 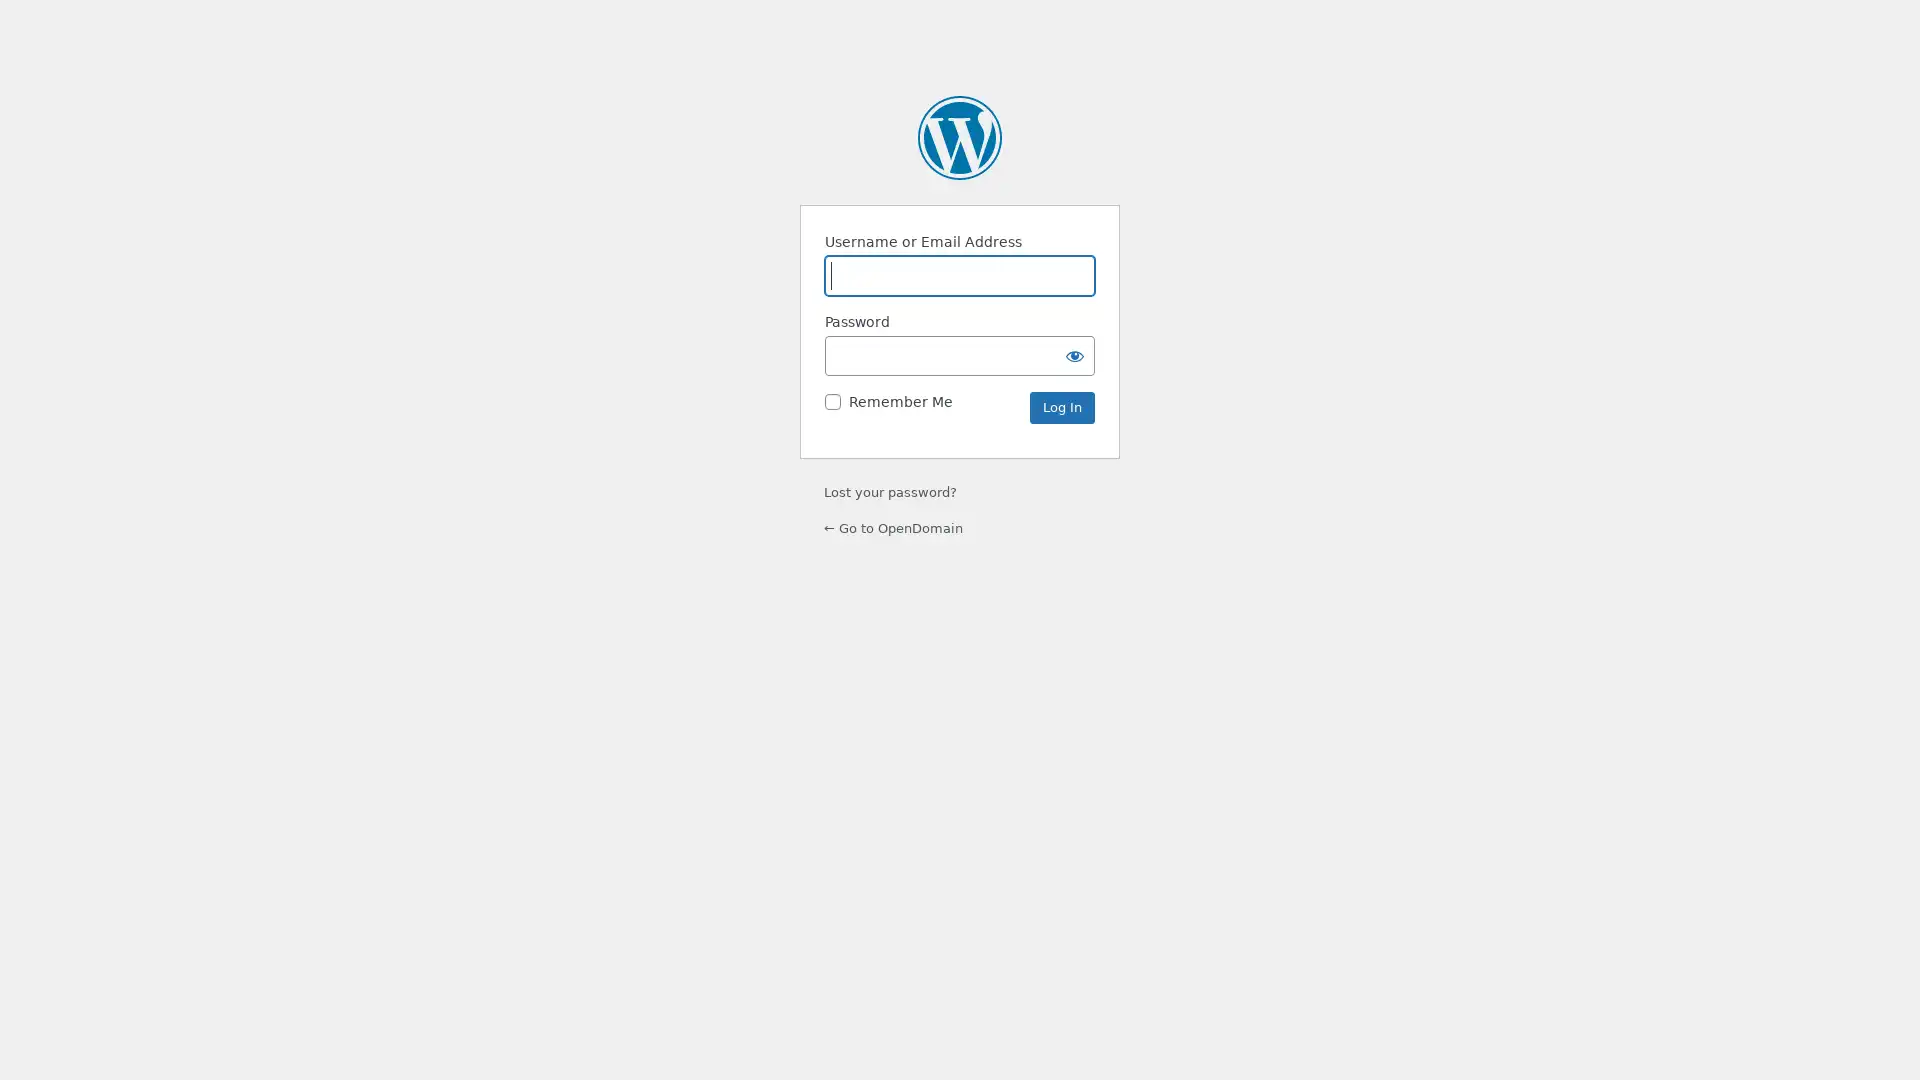 What do you see at coordinates (1061, 407) in the screenshot?
I see `Log In` at bounding box center [1061, 407].